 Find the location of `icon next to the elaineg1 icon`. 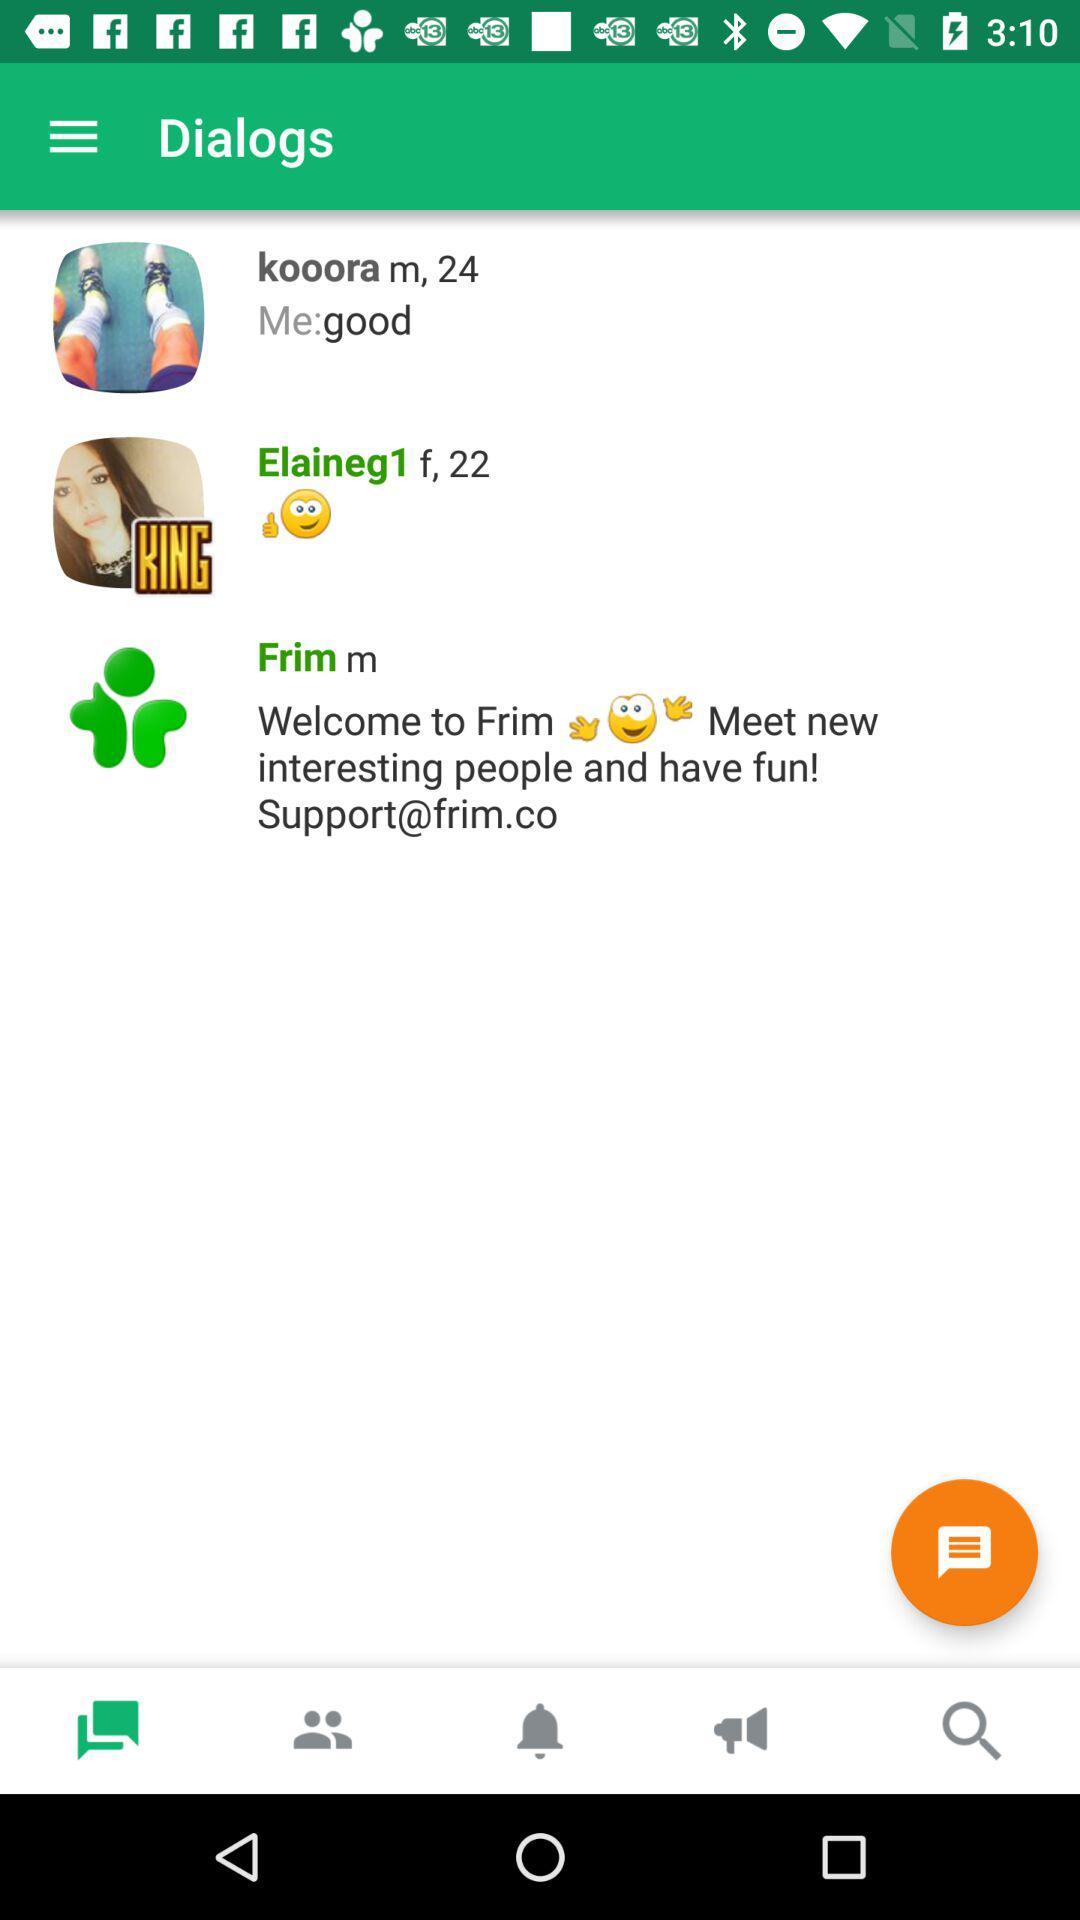

icon next to the elaineg1 icon is located at coordinates (454, 461).